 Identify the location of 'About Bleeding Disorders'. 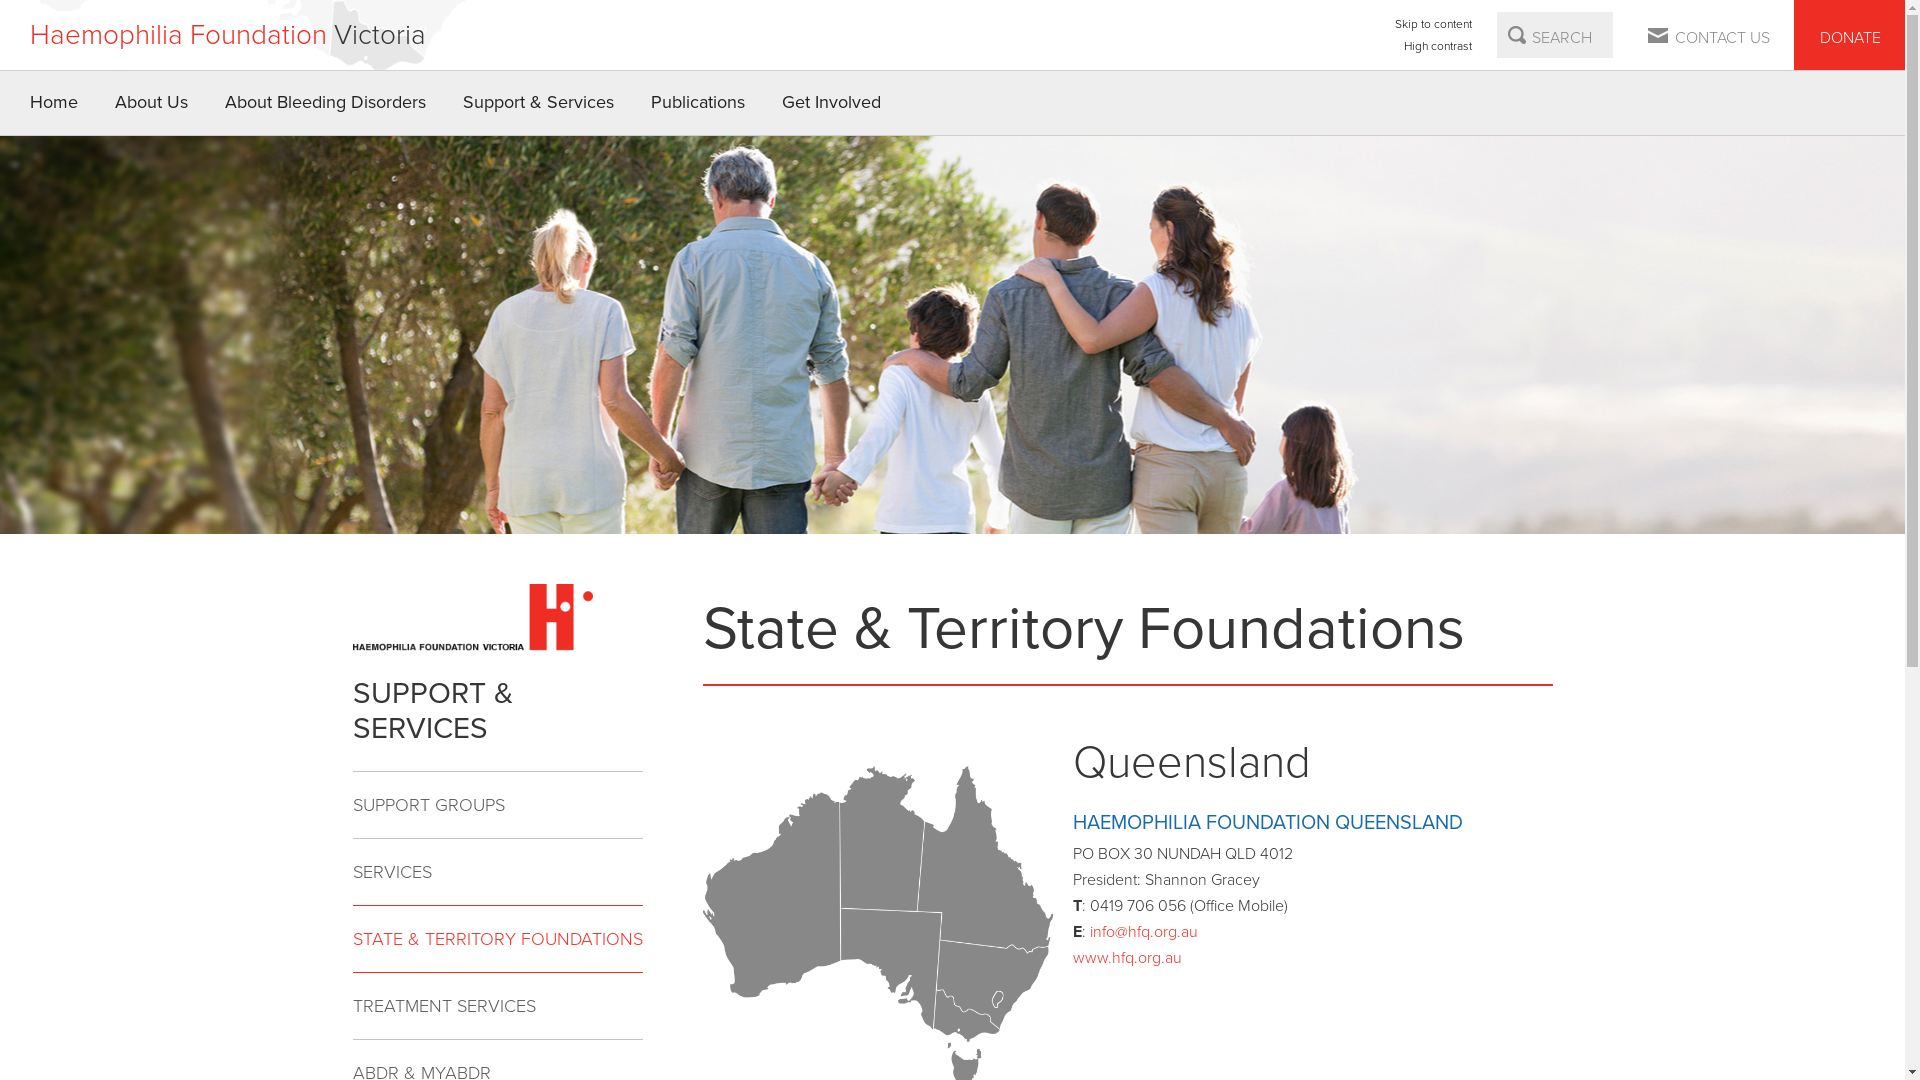
(326, 103).